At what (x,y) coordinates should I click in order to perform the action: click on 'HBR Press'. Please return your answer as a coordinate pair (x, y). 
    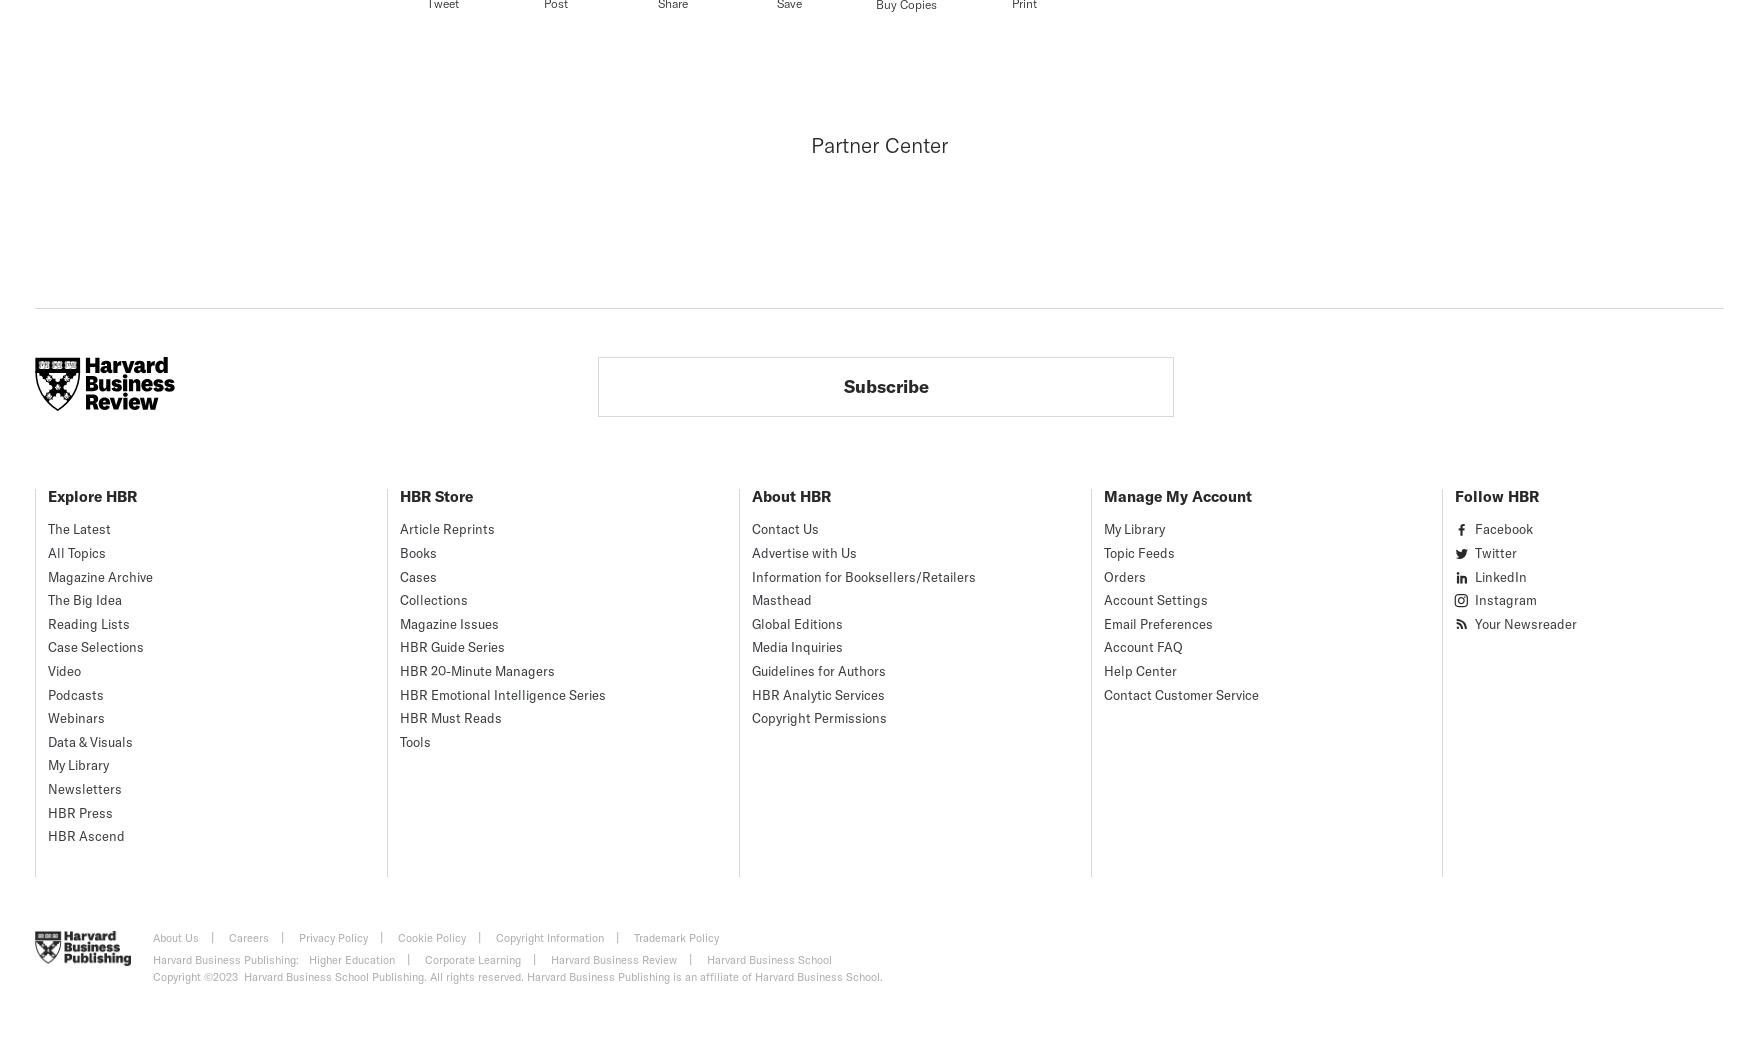
    Looking at the image, I should click on (80, 811).